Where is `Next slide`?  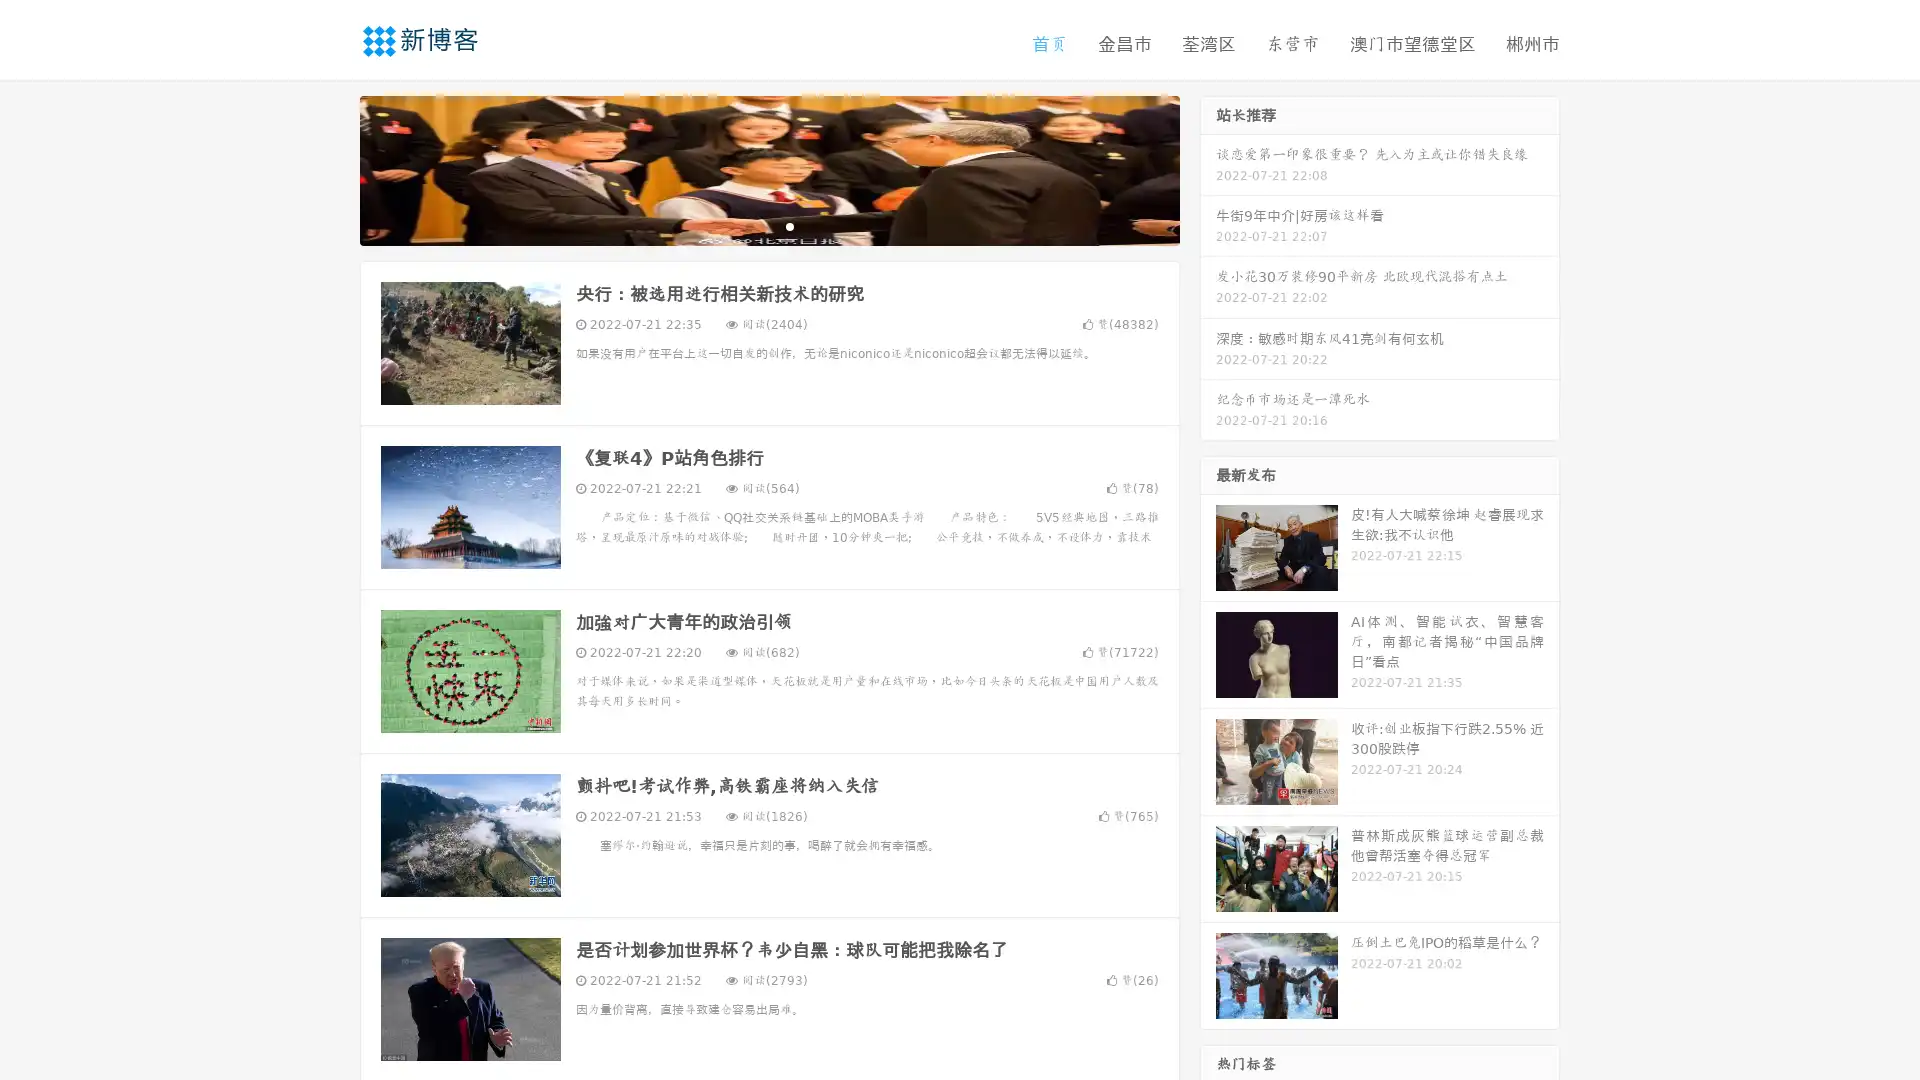
Next slide is located at coordinates (1208, 168).